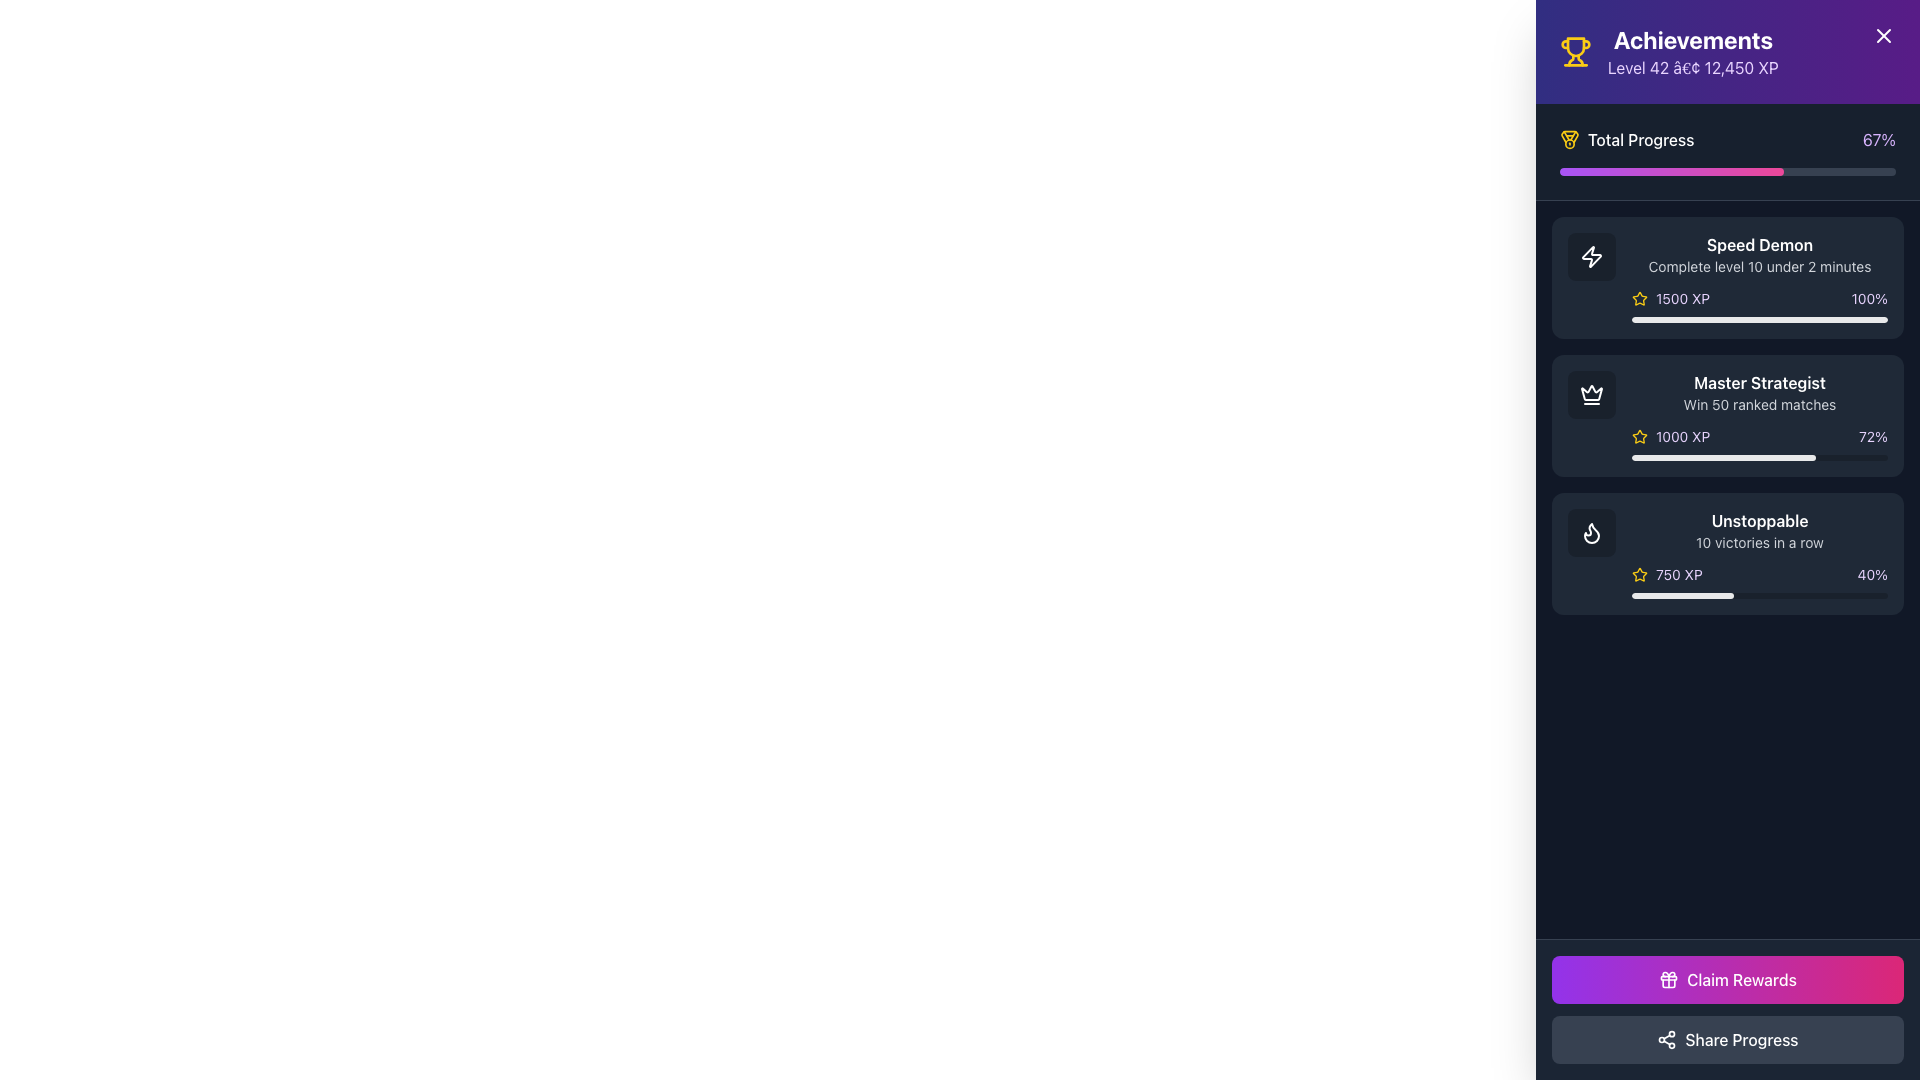  I want to click on the purple numerical text '67%' that signifies the progress value, located at the far right of the 'Total Progress' section, so click(1878, 138).